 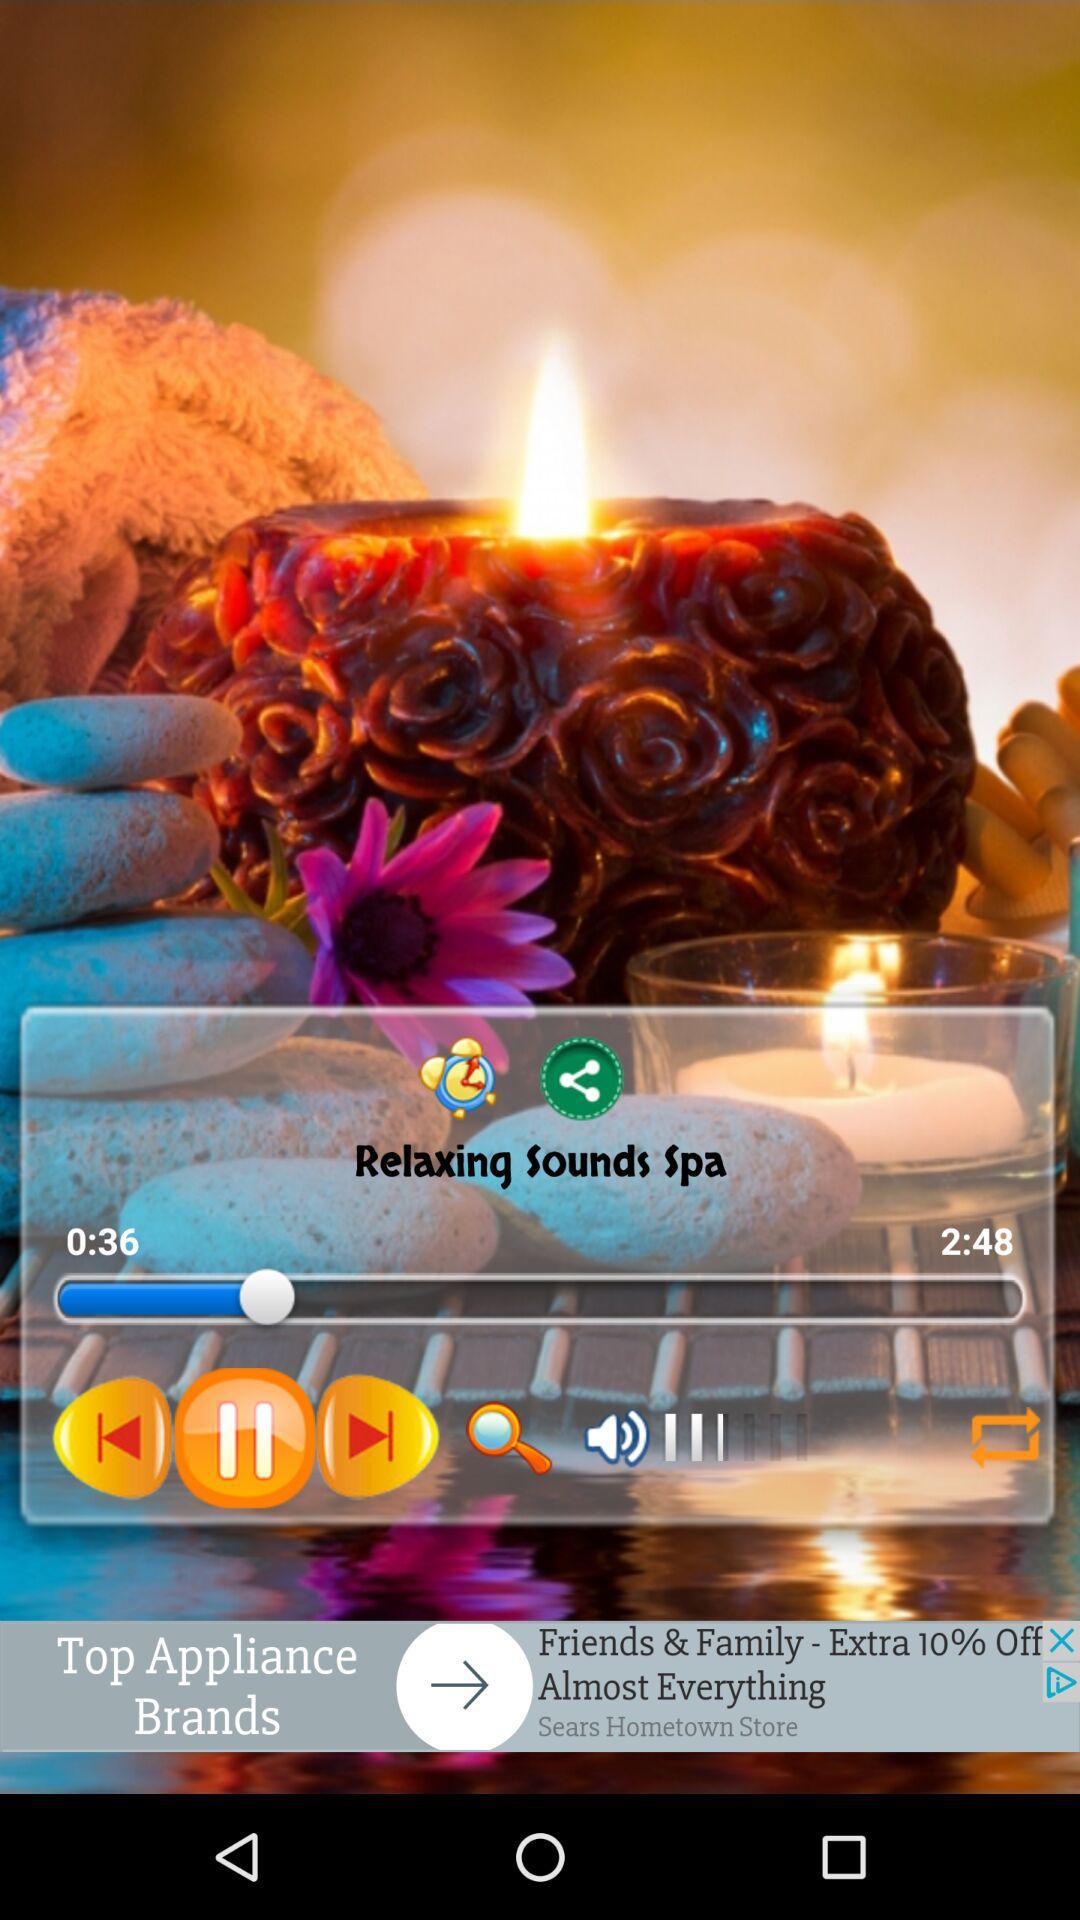 I want to click on search option, so click(x=508, y=1437).